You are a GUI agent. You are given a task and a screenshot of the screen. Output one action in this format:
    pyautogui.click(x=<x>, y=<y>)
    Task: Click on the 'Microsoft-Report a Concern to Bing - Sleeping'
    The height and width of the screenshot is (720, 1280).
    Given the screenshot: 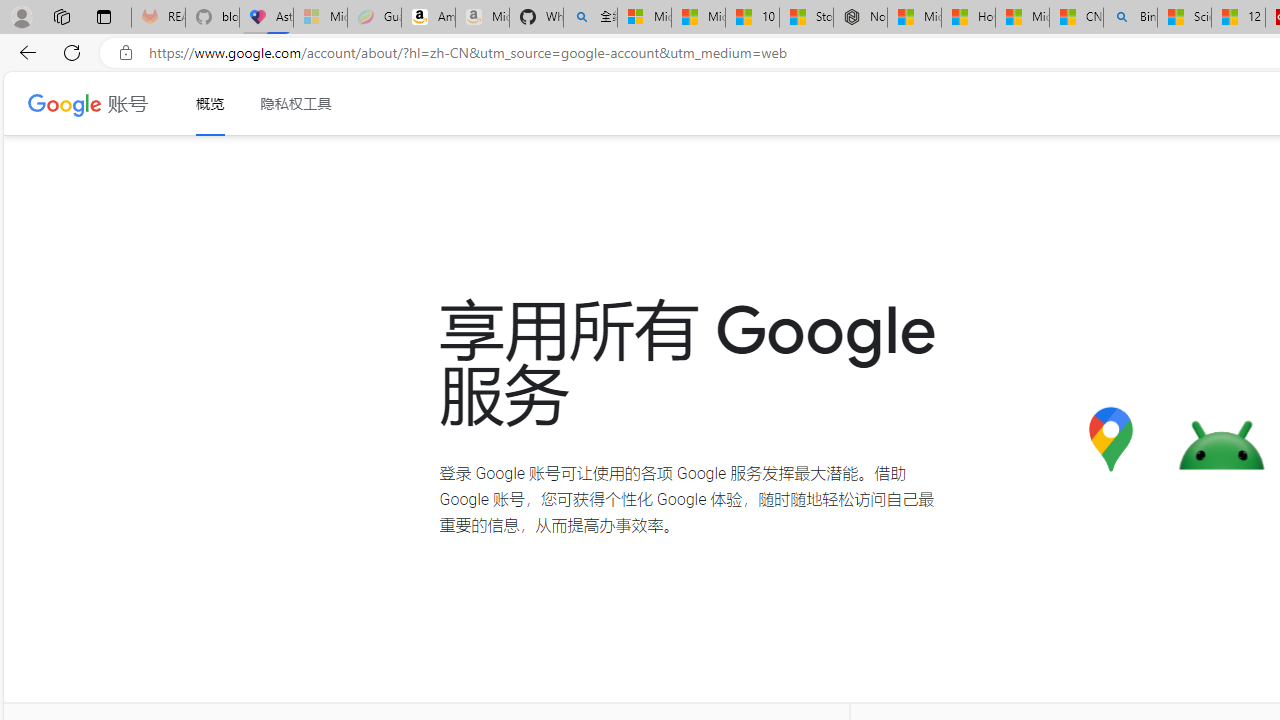 What is the action you would take?
    pyautogui.click(x=320, y=17)
    